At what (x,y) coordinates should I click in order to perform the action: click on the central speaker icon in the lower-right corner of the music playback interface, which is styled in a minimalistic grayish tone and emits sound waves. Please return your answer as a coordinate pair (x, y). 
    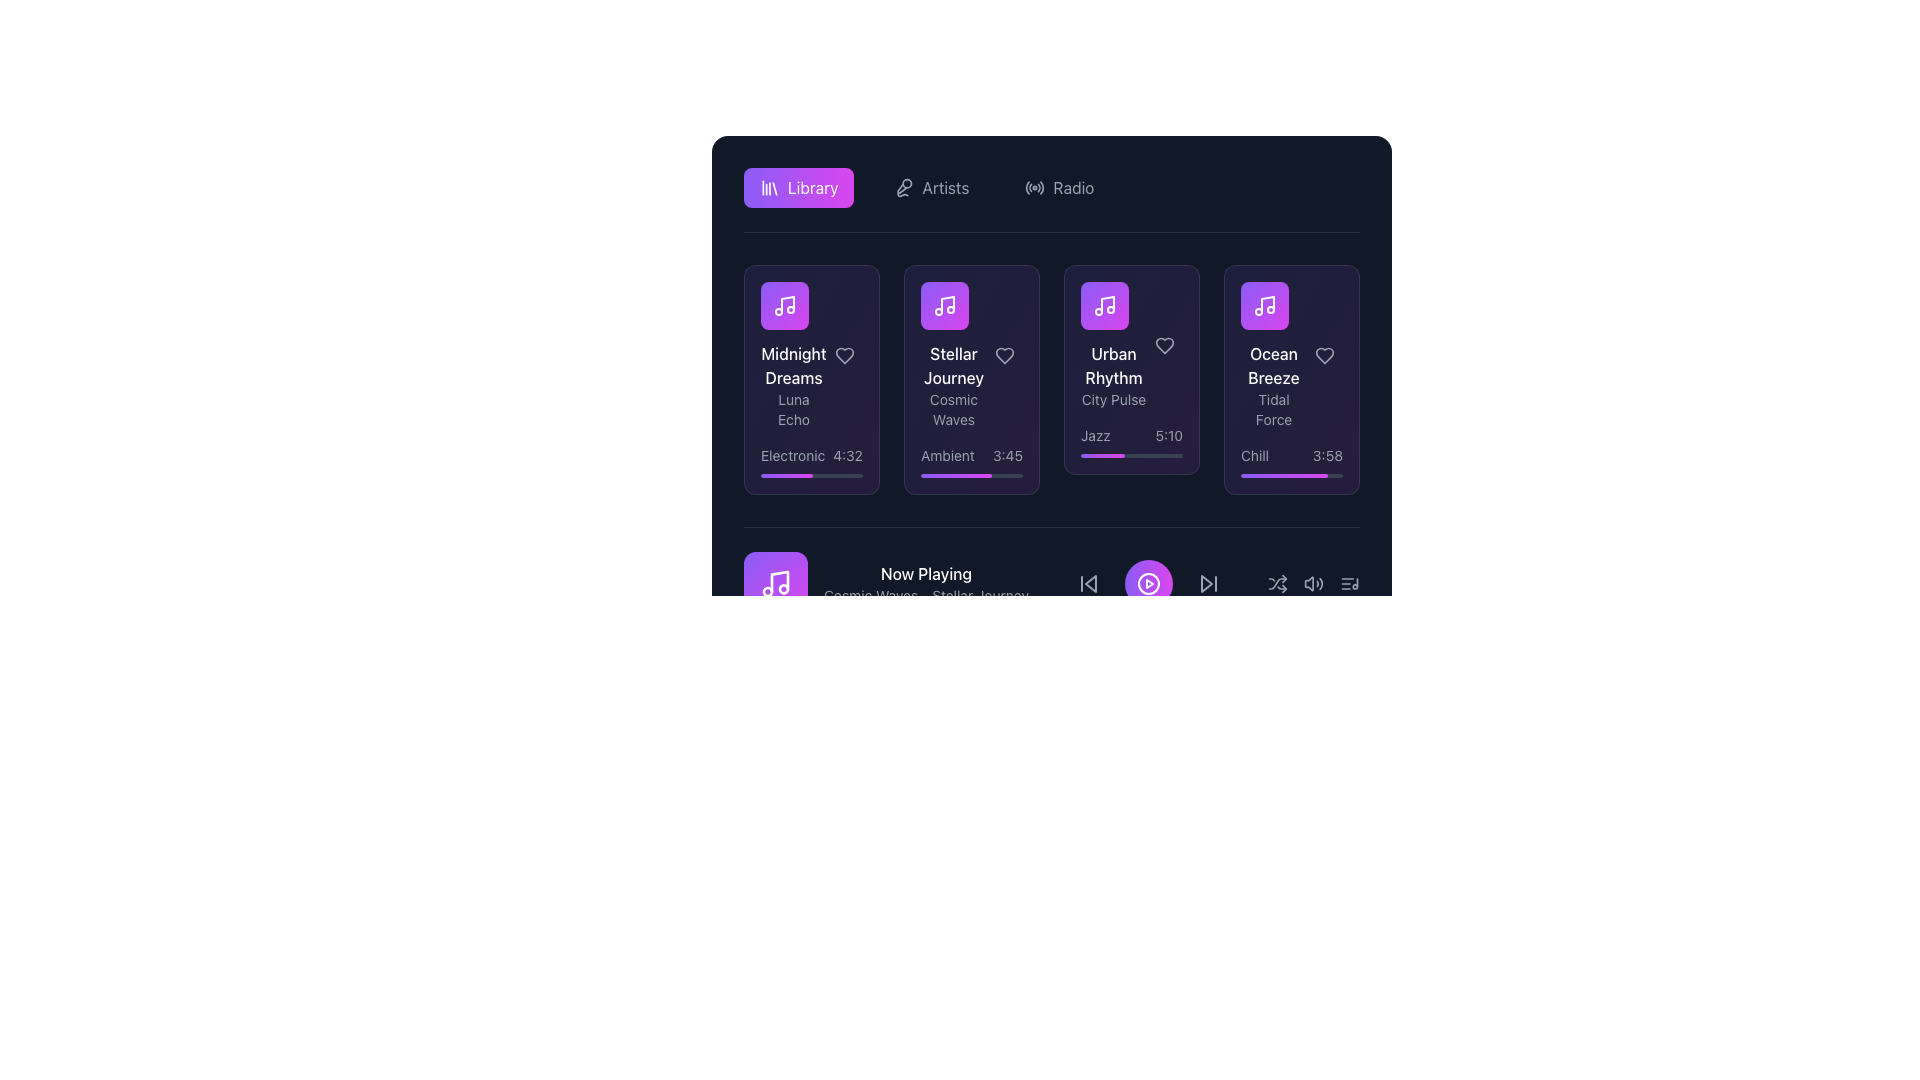
    Looking at the image, I should click on (1314, 583).